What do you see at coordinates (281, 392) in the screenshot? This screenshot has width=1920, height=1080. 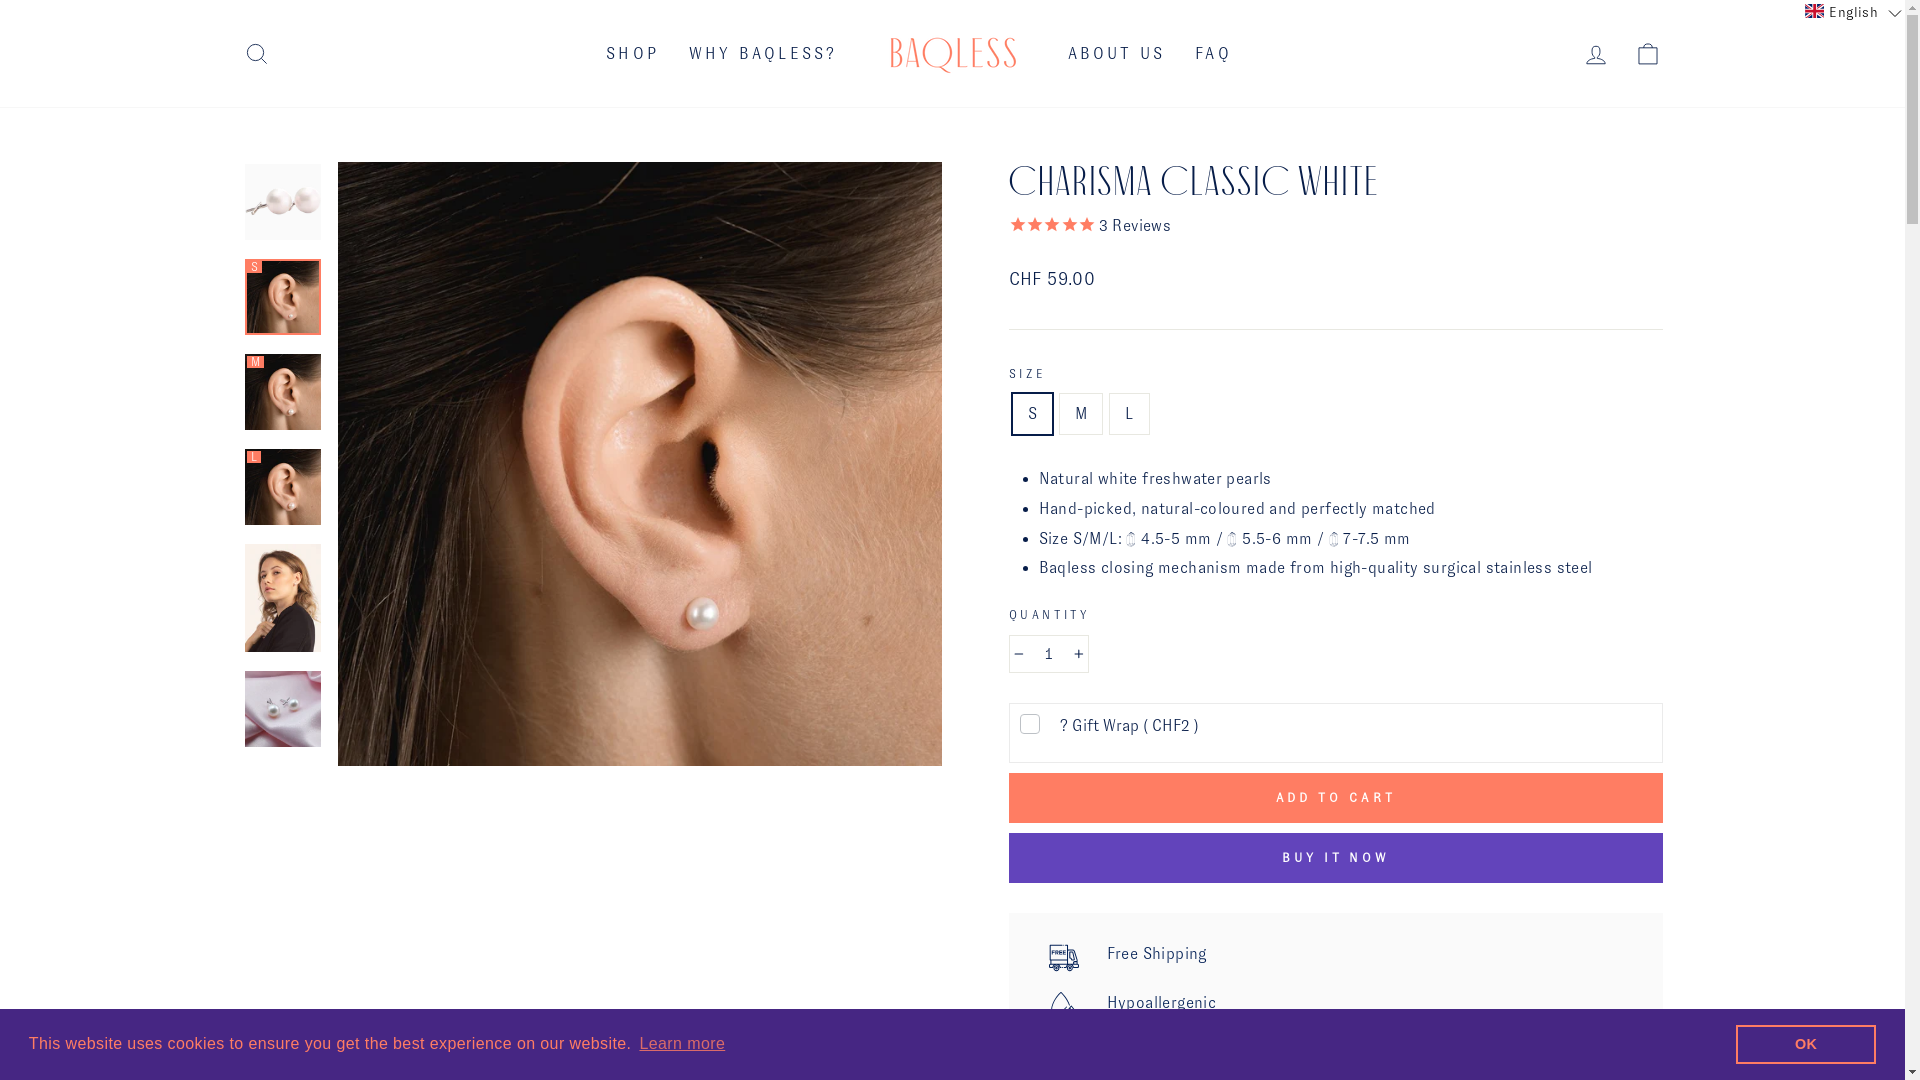 I see `'M'` at bounding box center [281, 392].